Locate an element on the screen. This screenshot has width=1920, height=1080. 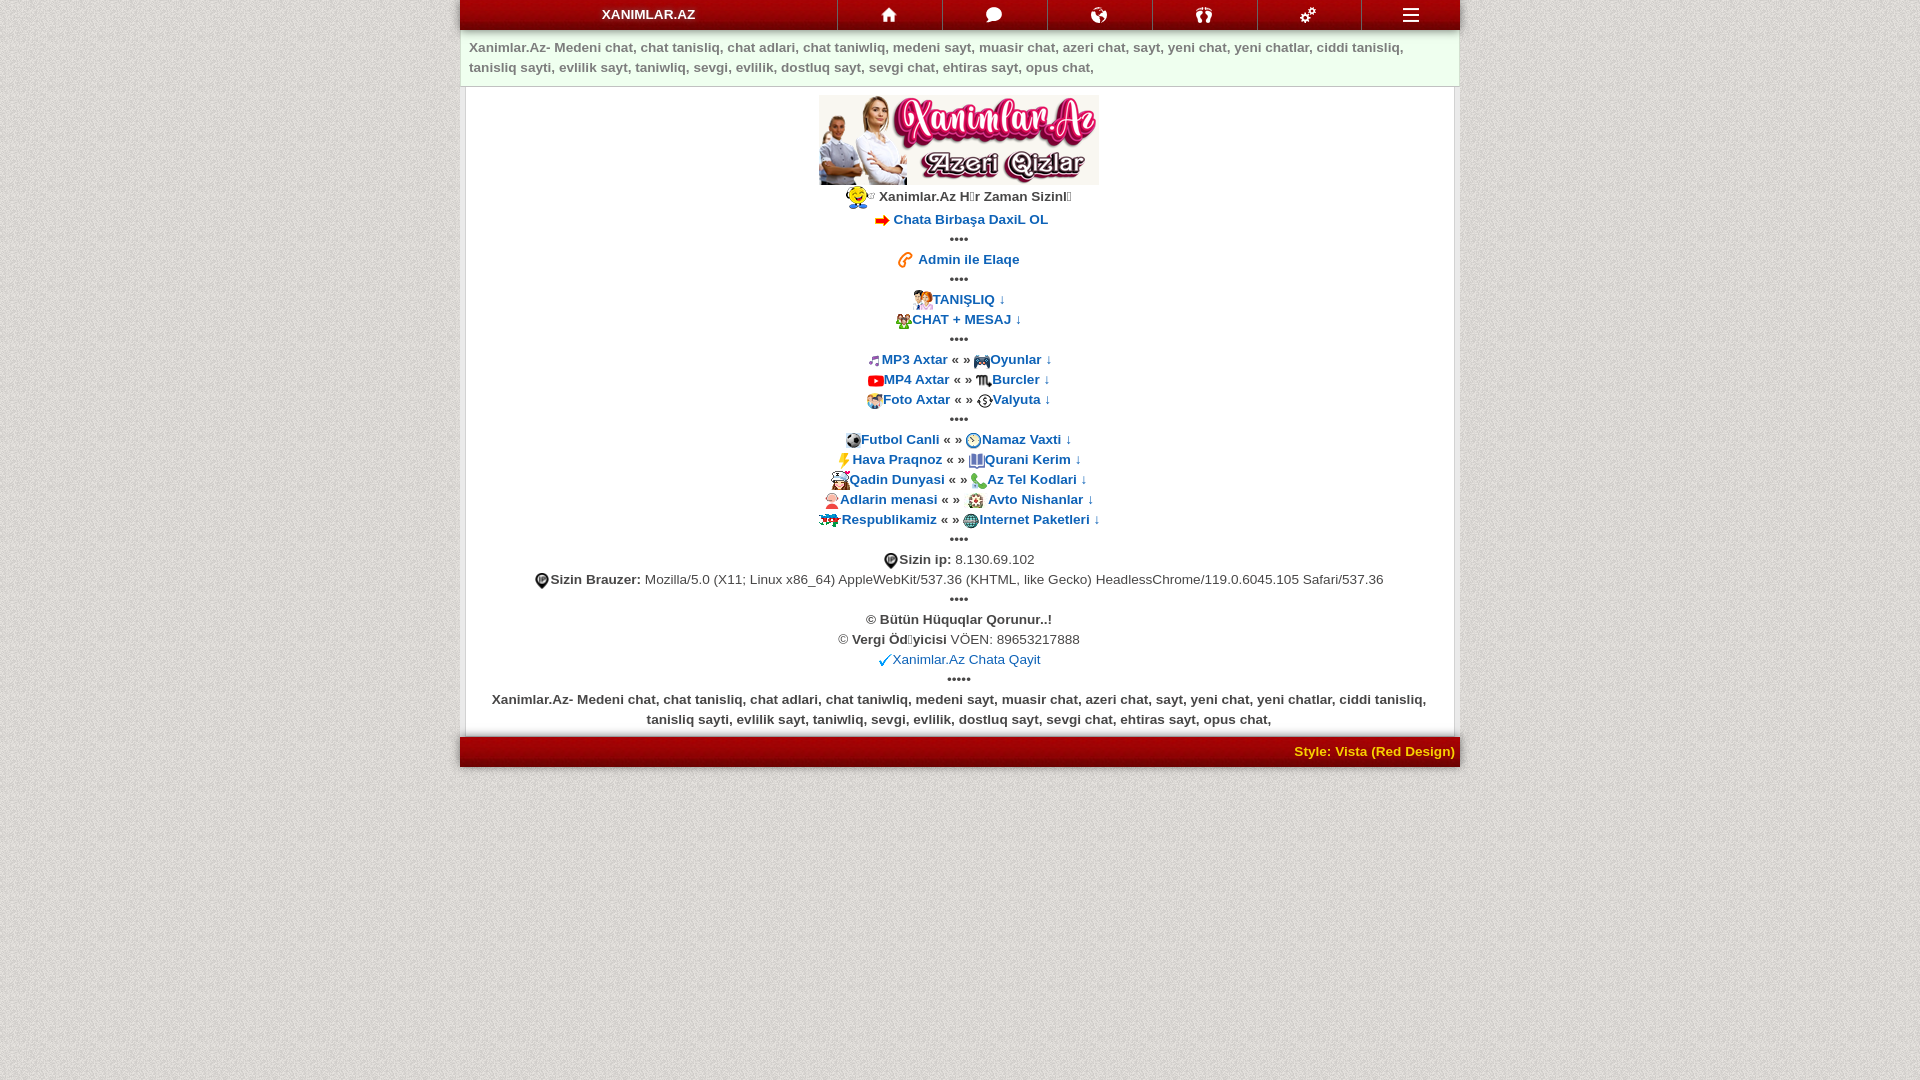
'Foto Axtar' is located at coordinates (915, 399).